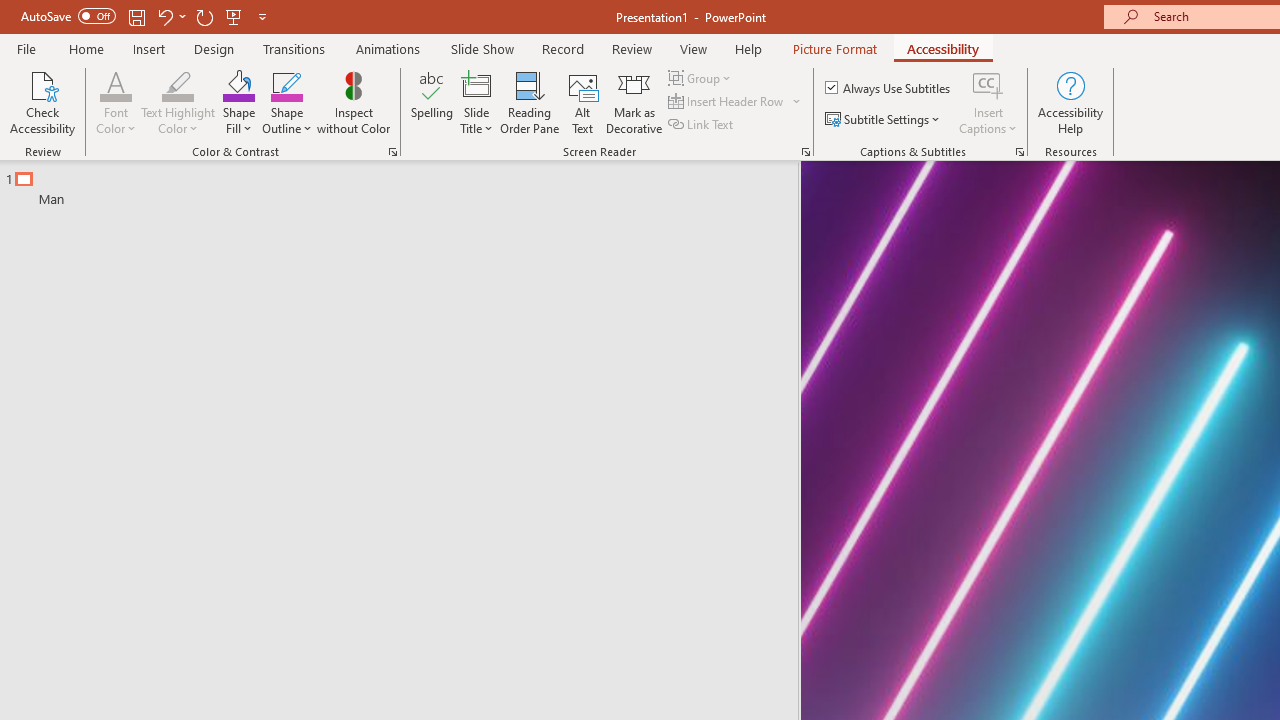 The height and width of the screenshot is (720, 1280). What do you see at coordinates (561, 48) in the screenshot?
I see `'Record'` at bounding box center [561, 48].